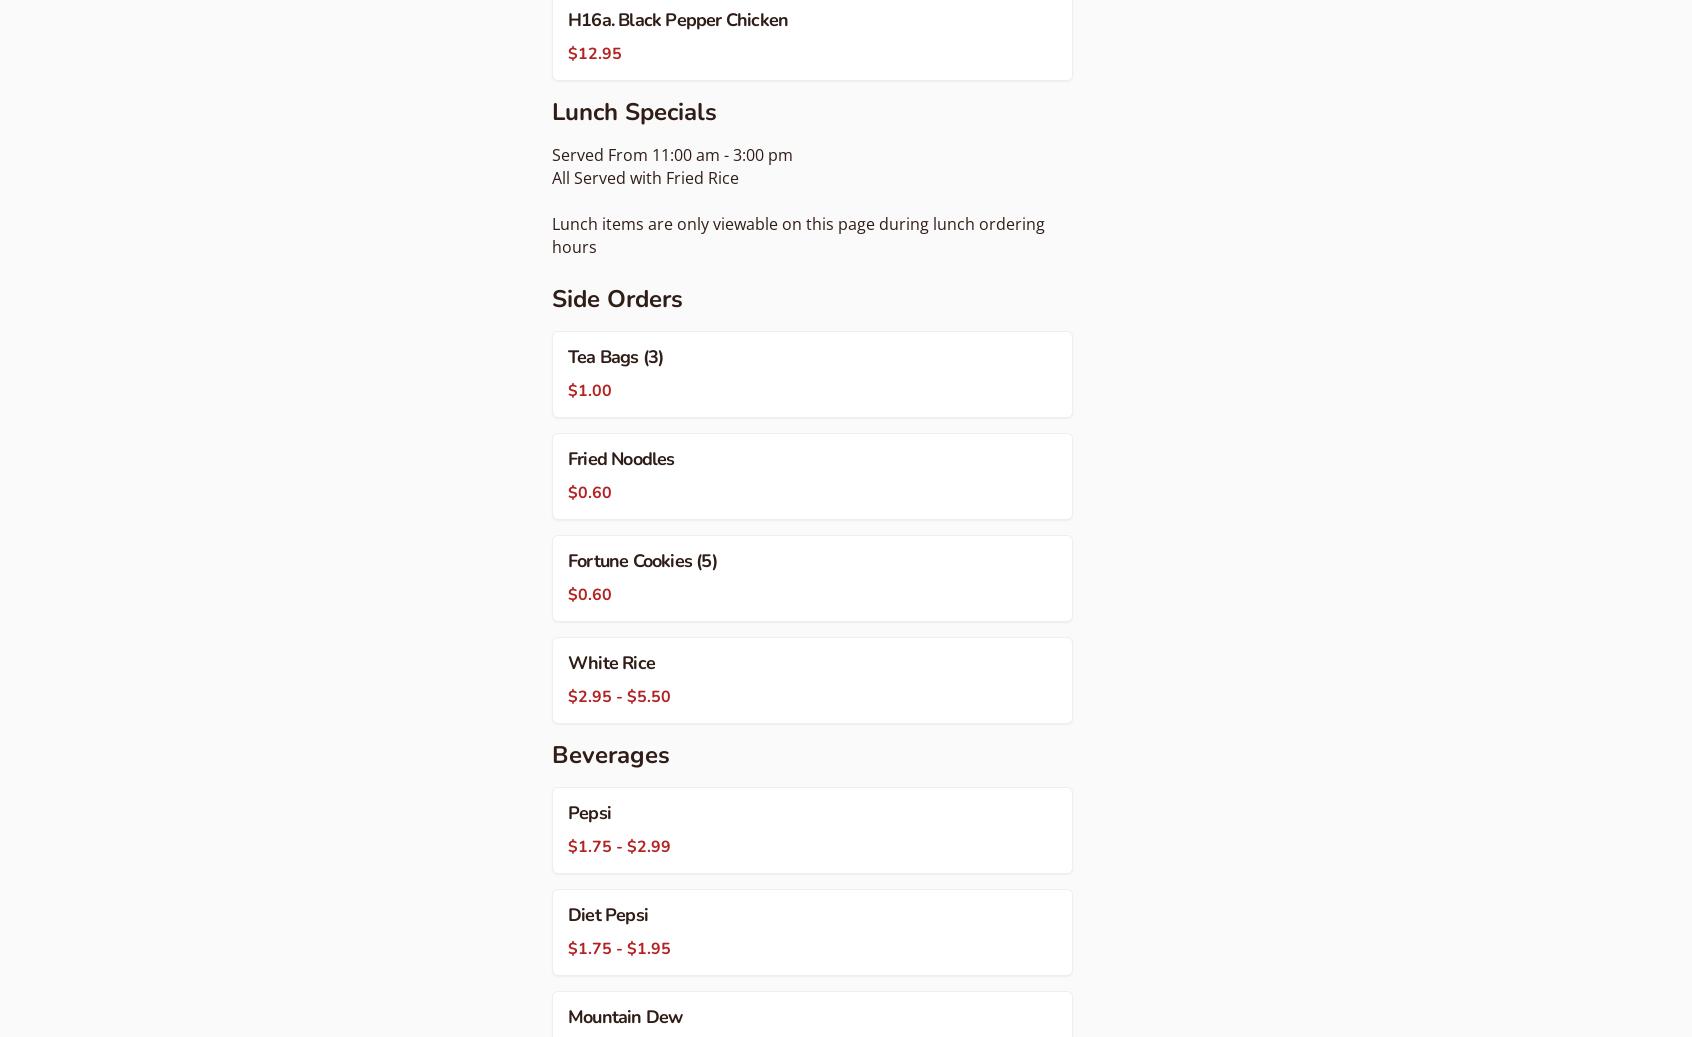  I want to click on 'White Rice', so click(567, 662).